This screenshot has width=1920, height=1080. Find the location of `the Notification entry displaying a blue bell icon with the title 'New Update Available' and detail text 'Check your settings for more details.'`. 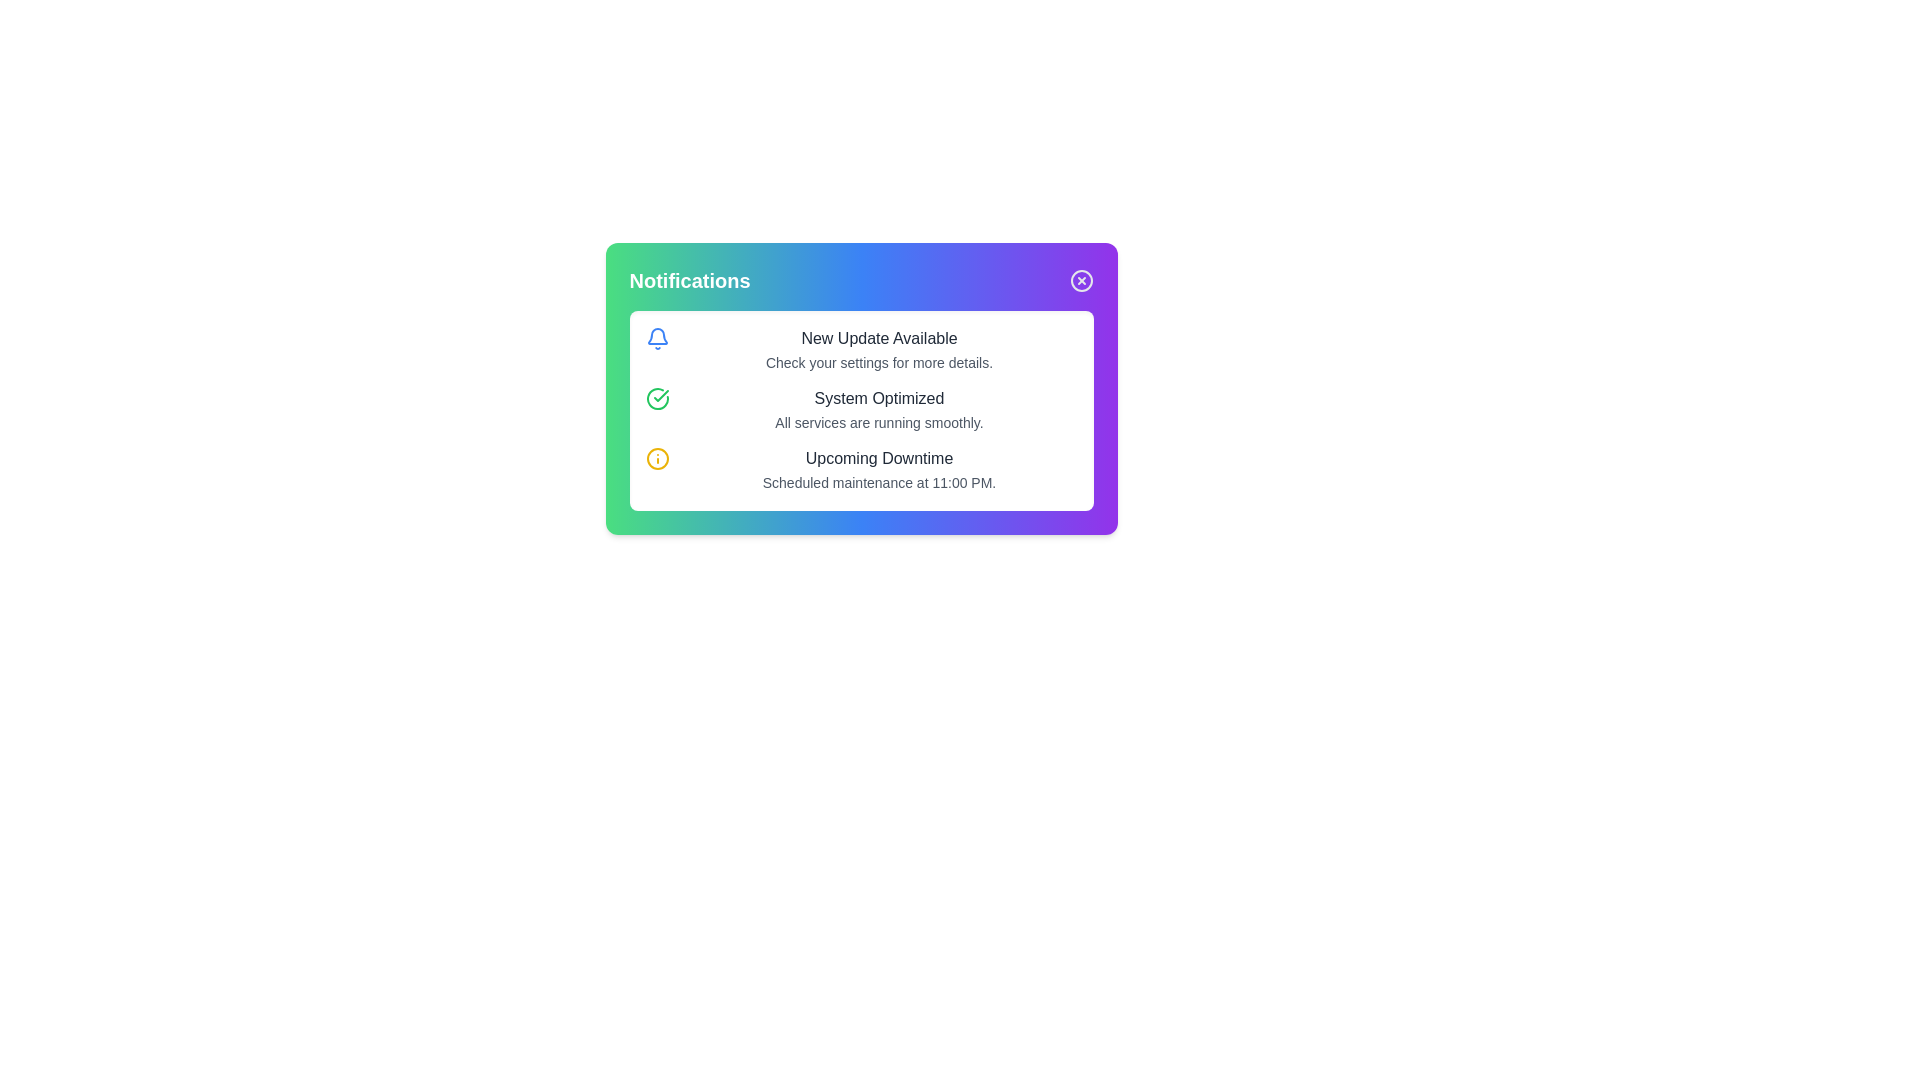

the Notification entry displaying a blue bell icon with the title 'New Update Available' and detail text 'Check your settings for more details.' is located at coordinates (861, 350).